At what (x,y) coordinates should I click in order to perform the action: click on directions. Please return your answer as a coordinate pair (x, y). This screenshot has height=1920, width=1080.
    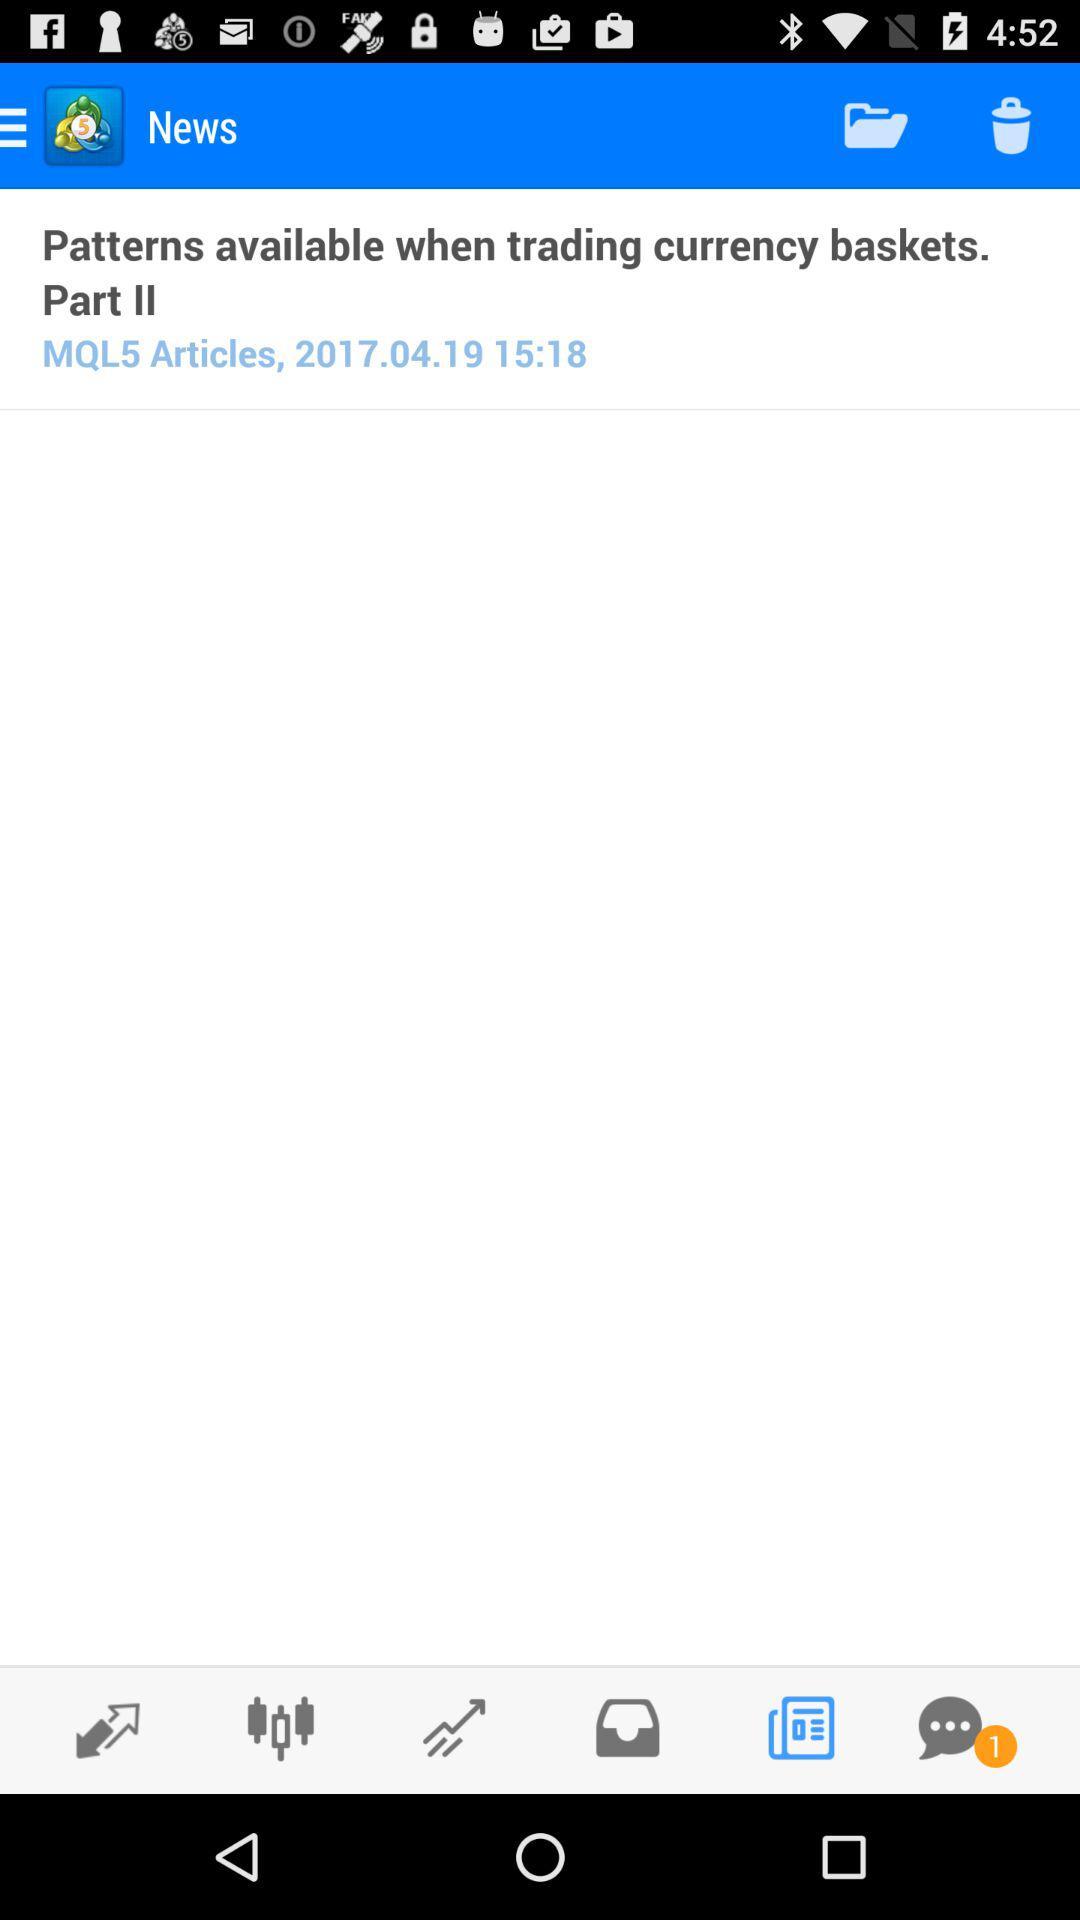
    Looking at the image, I should click on (97, 1728).